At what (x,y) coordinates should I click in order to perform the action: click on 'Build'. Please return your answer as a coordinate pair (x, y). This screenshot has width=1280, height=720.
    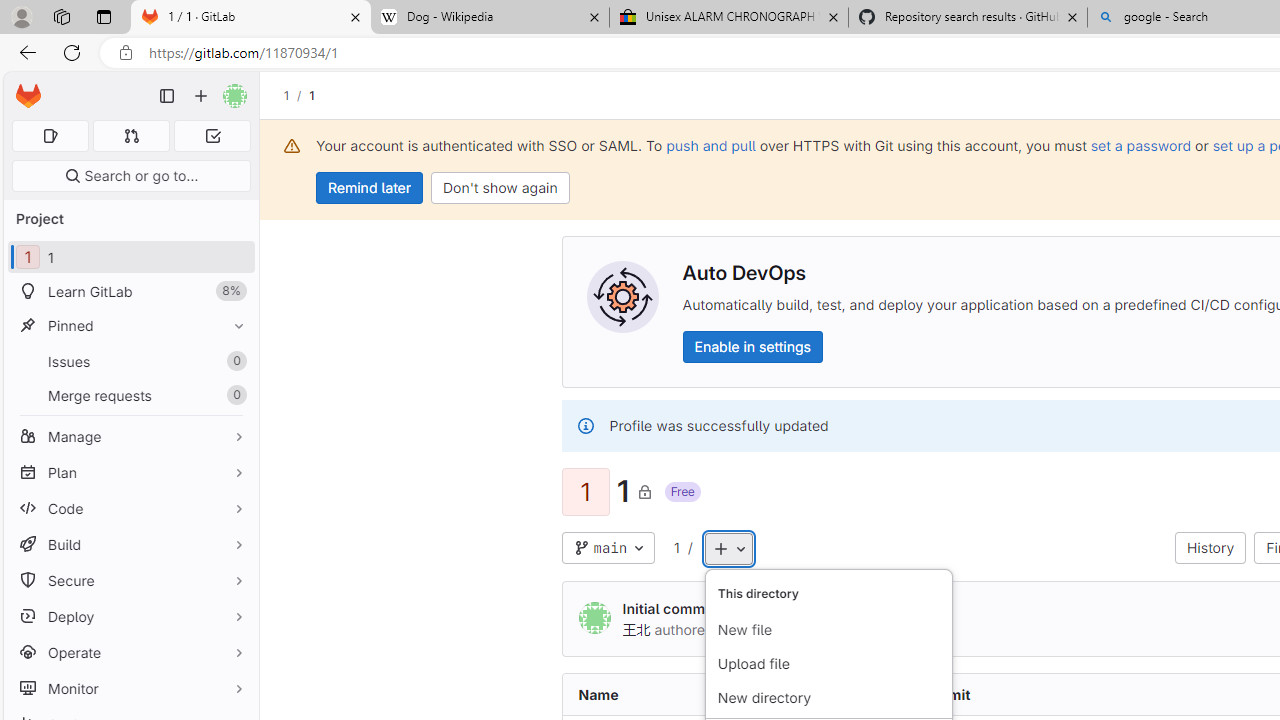
    Looking at the image, I should click on (130, 544).